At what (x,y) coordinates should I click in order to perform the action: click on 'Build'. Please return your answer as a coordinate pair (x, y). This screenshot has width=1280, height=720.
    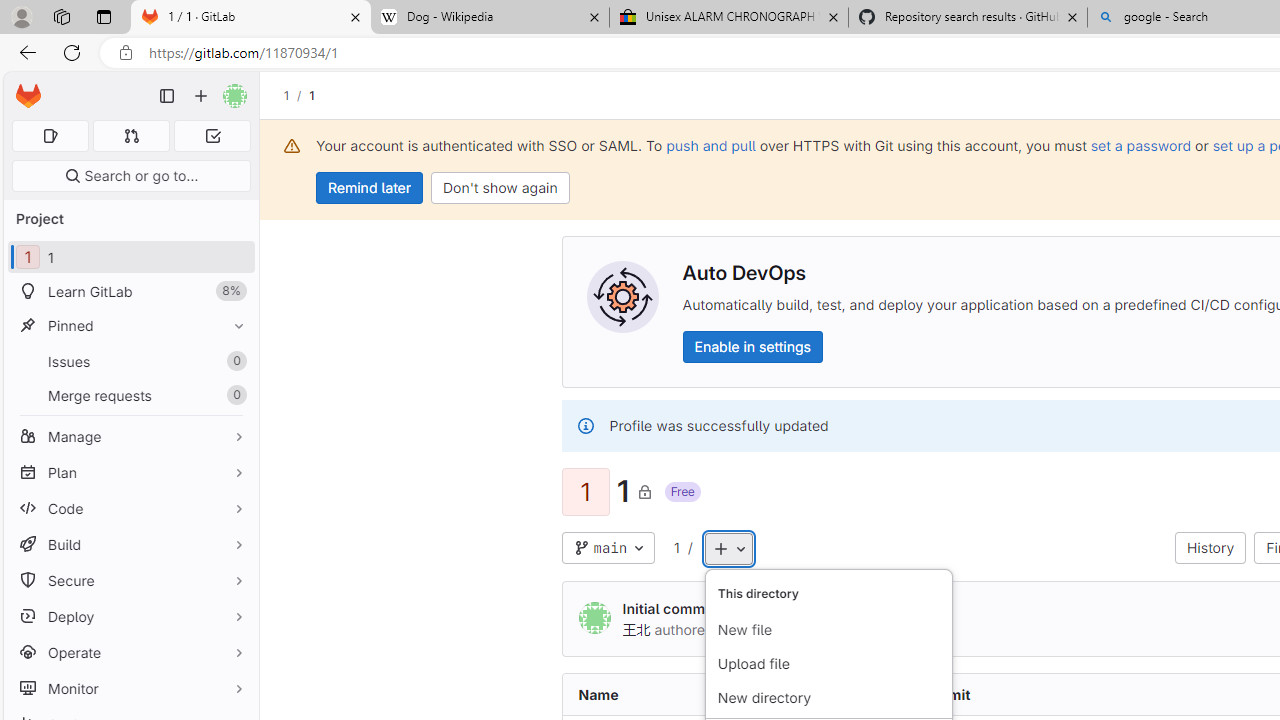
    Looking at the image, I should click on (130, 544).